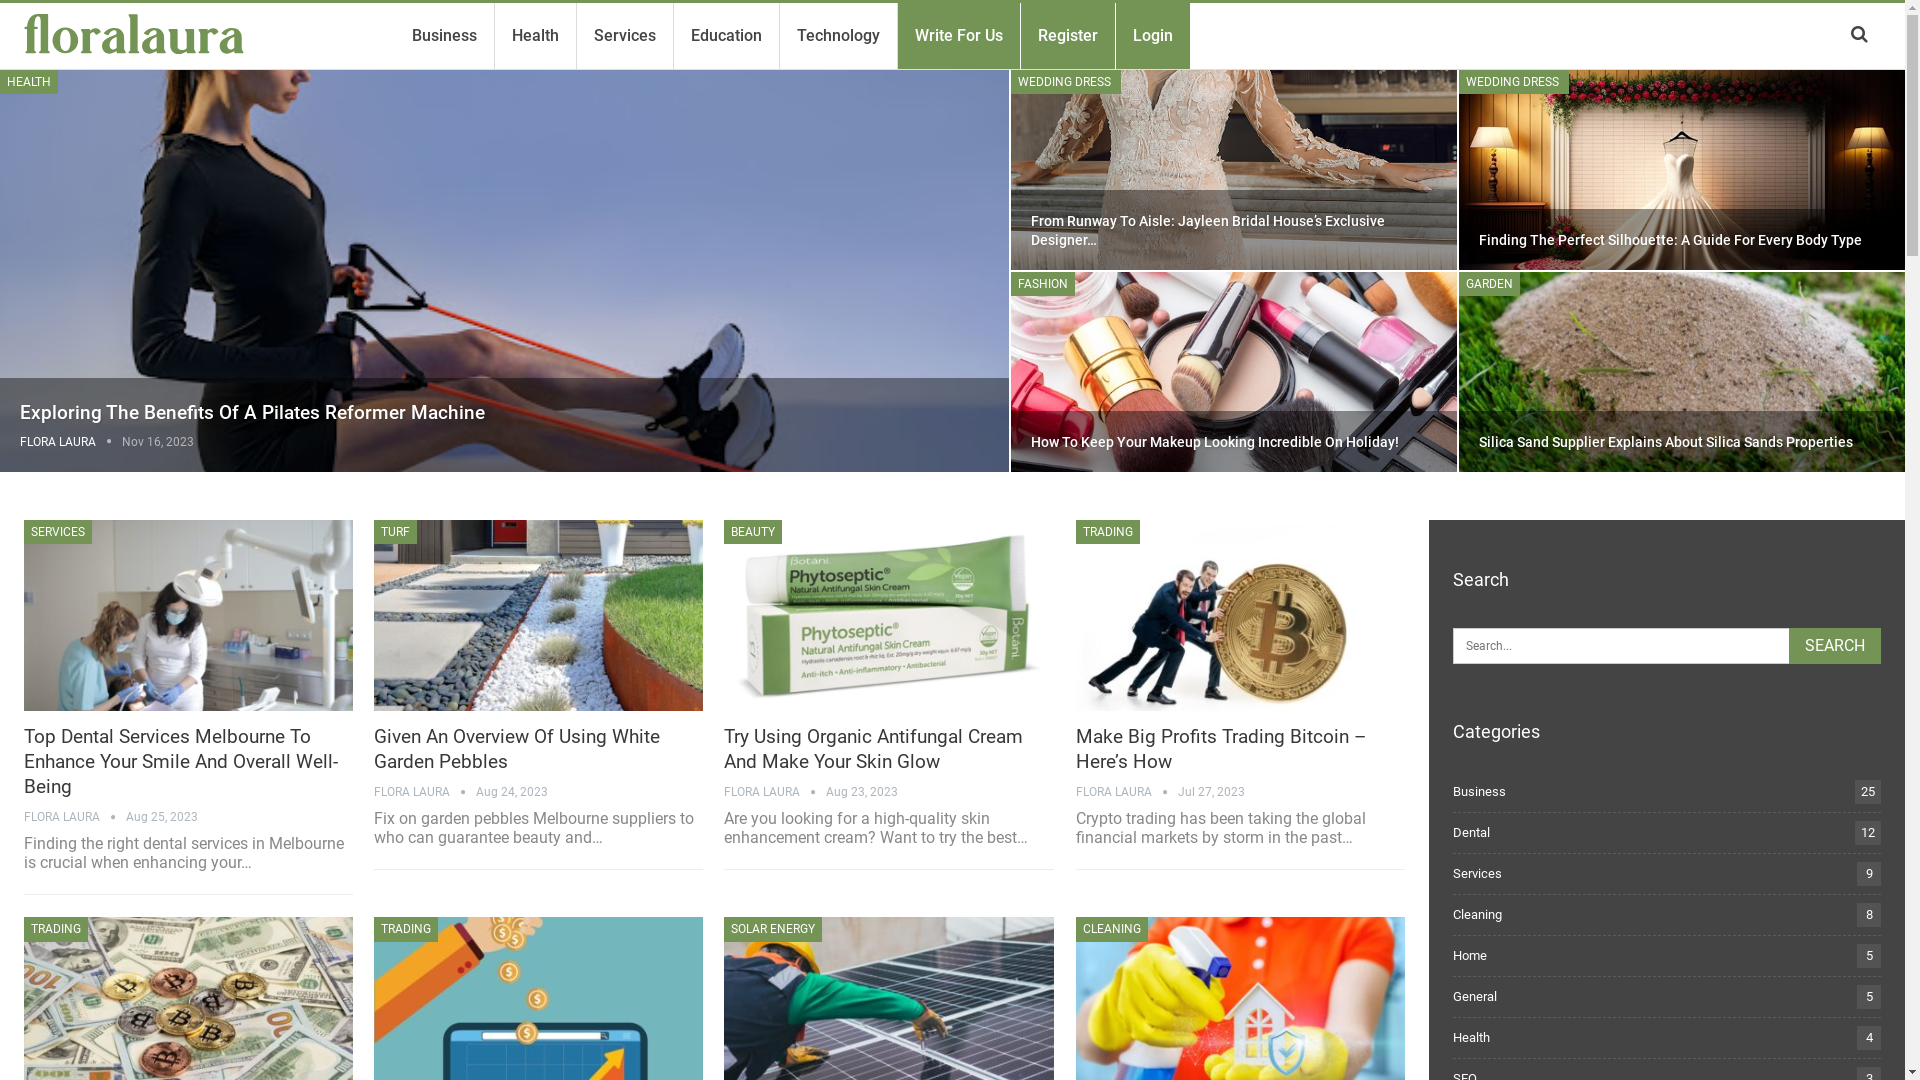 The width and height of the screenshot is (1920, 1080). What do you see at coordinates (1011, 80) in the screenshot?
I see `'WEDDING DRESS '` at bounding box center [1011, 80].